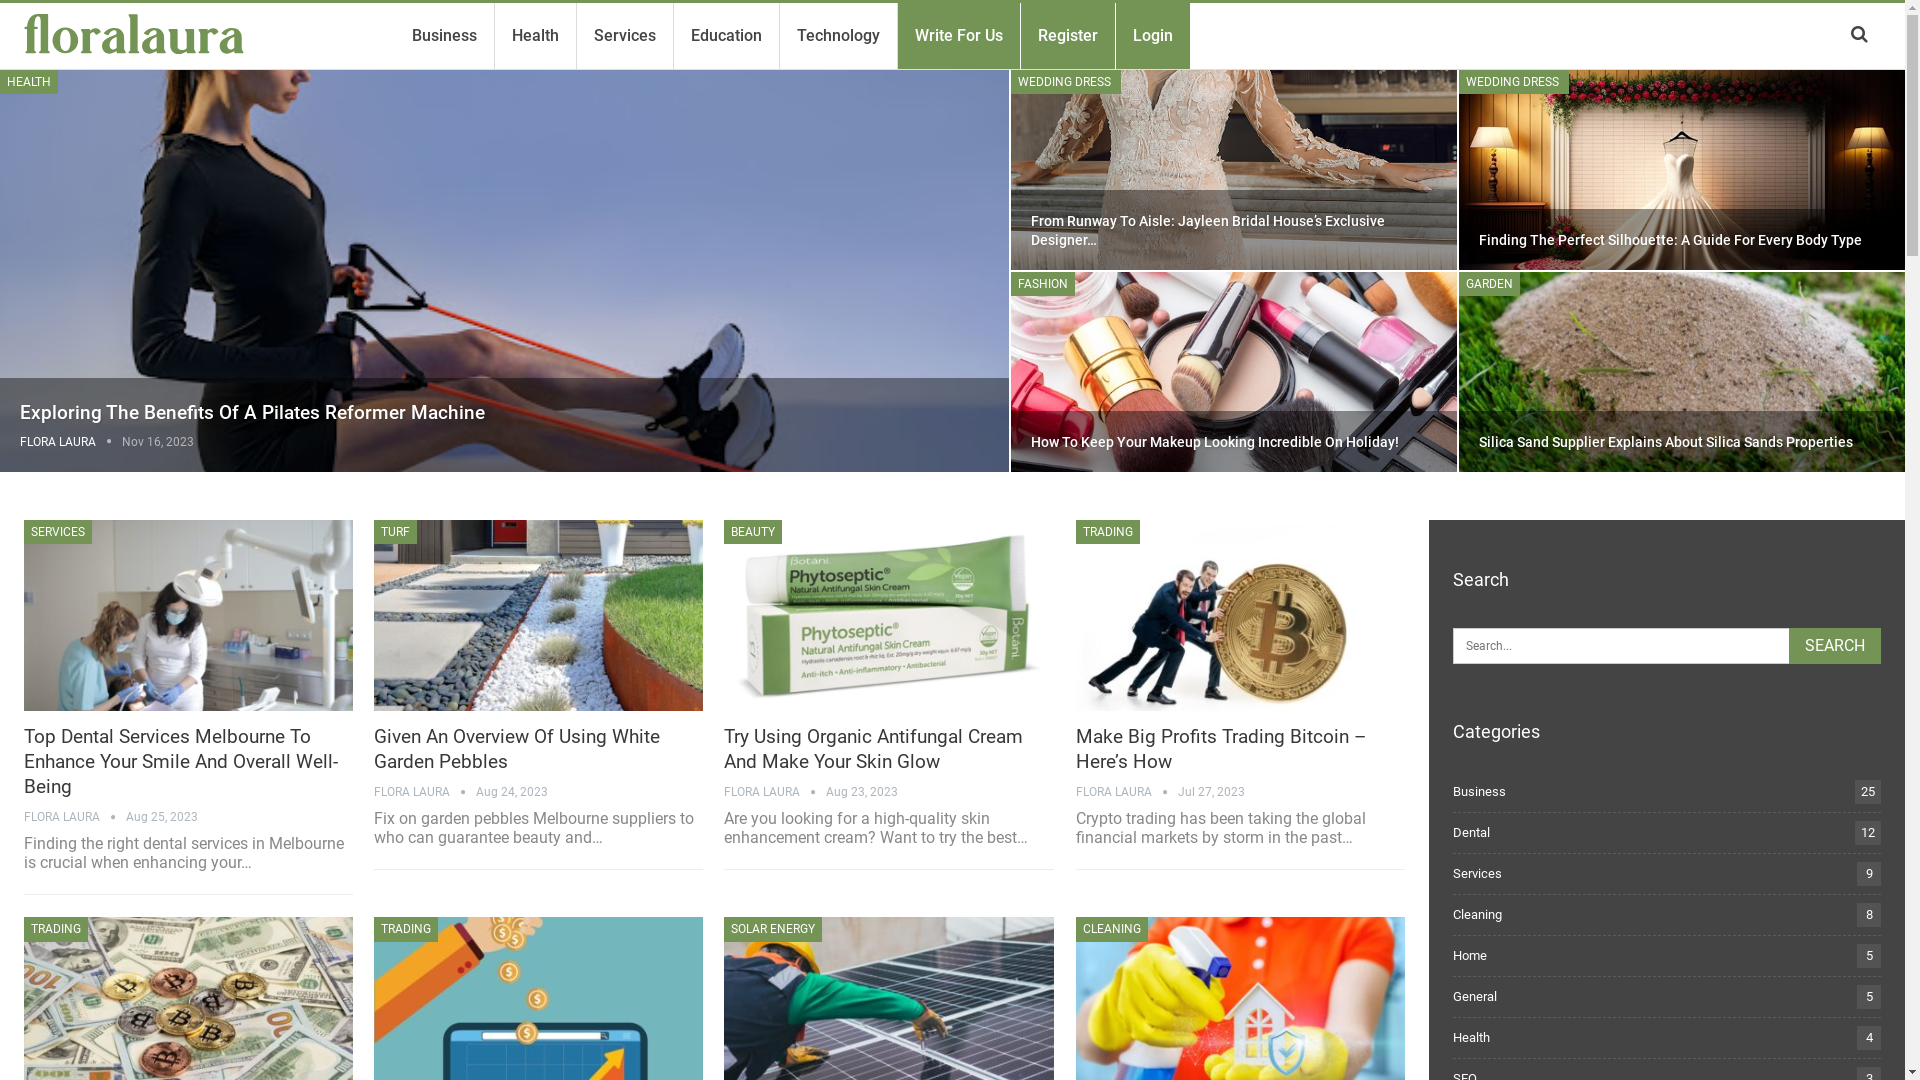 The width and height of the screenshot is (1920, 1080). What do you see at coordinates (1011, 80) in the screenshot?
I see `'WEDDING DRESS '` at bounding box center [1011, 80].